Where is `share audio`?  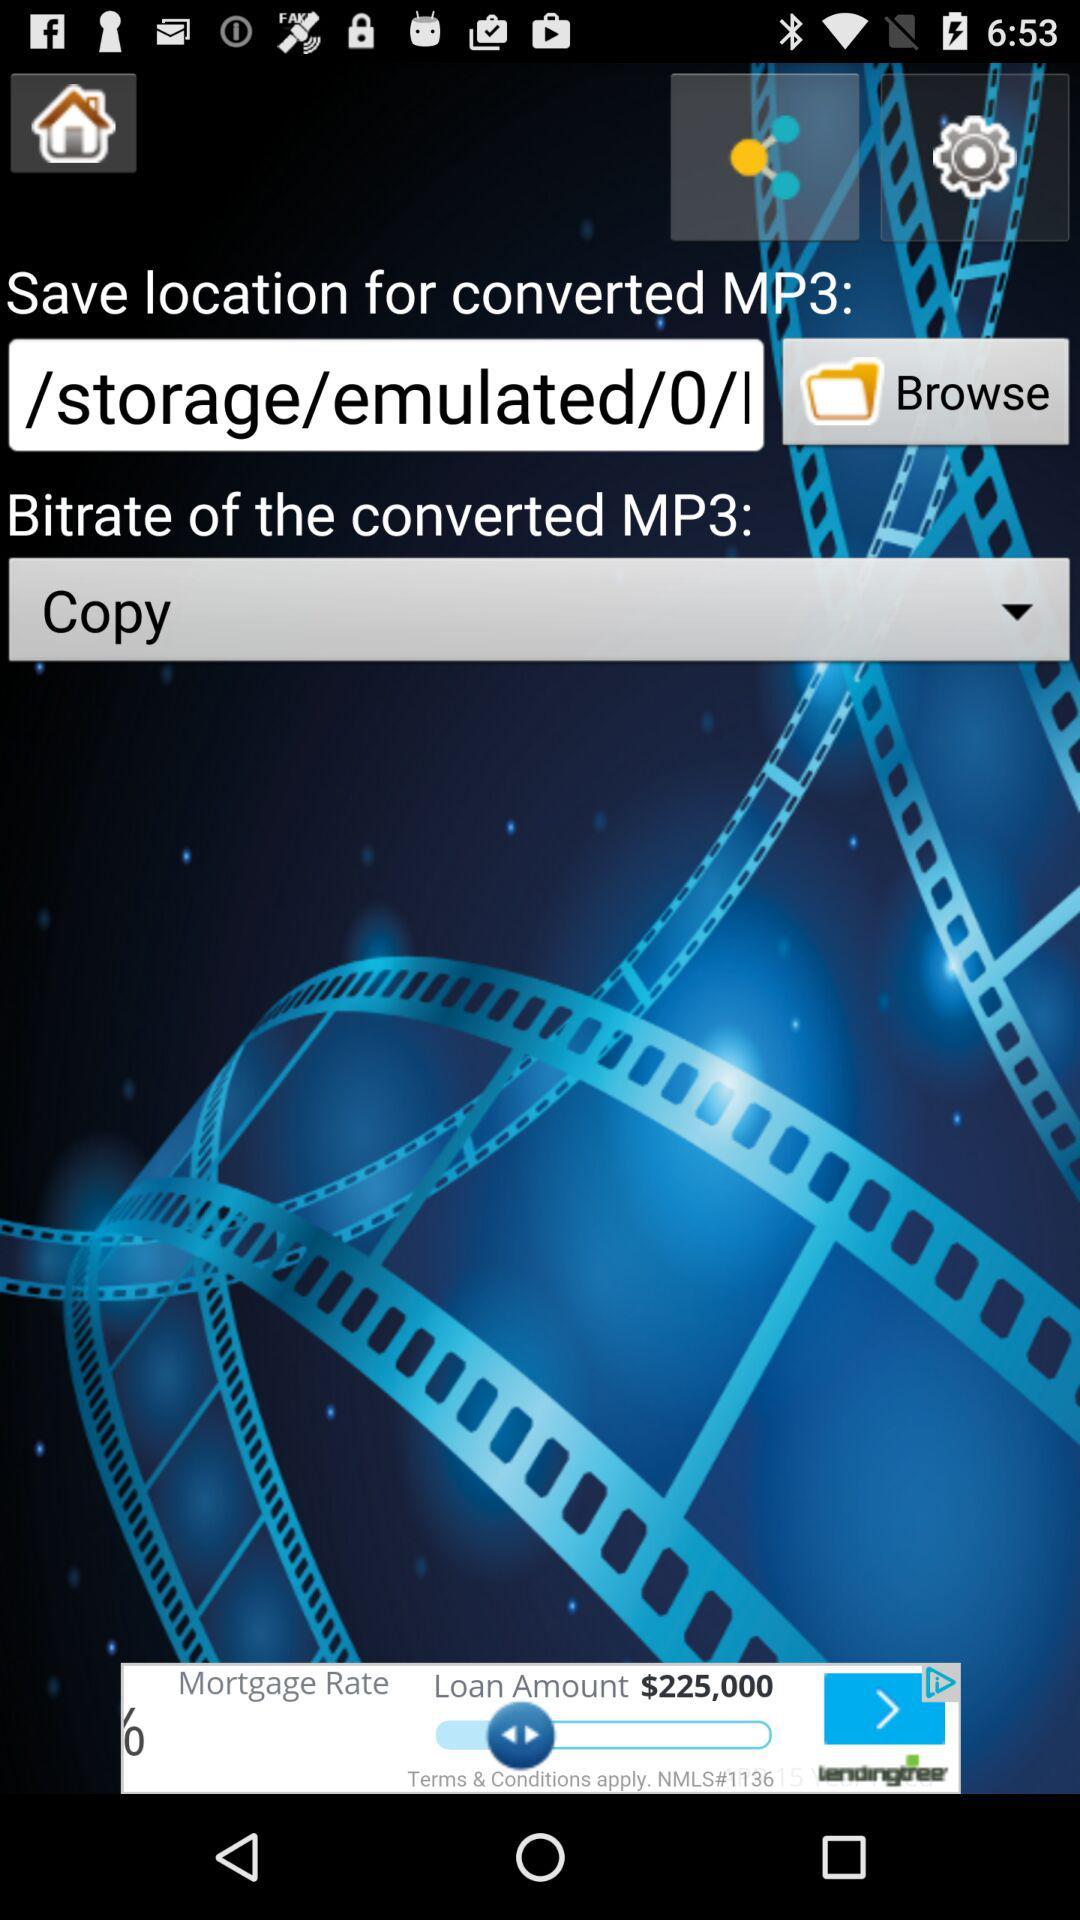 share audio is located at coordinates (764, 156).